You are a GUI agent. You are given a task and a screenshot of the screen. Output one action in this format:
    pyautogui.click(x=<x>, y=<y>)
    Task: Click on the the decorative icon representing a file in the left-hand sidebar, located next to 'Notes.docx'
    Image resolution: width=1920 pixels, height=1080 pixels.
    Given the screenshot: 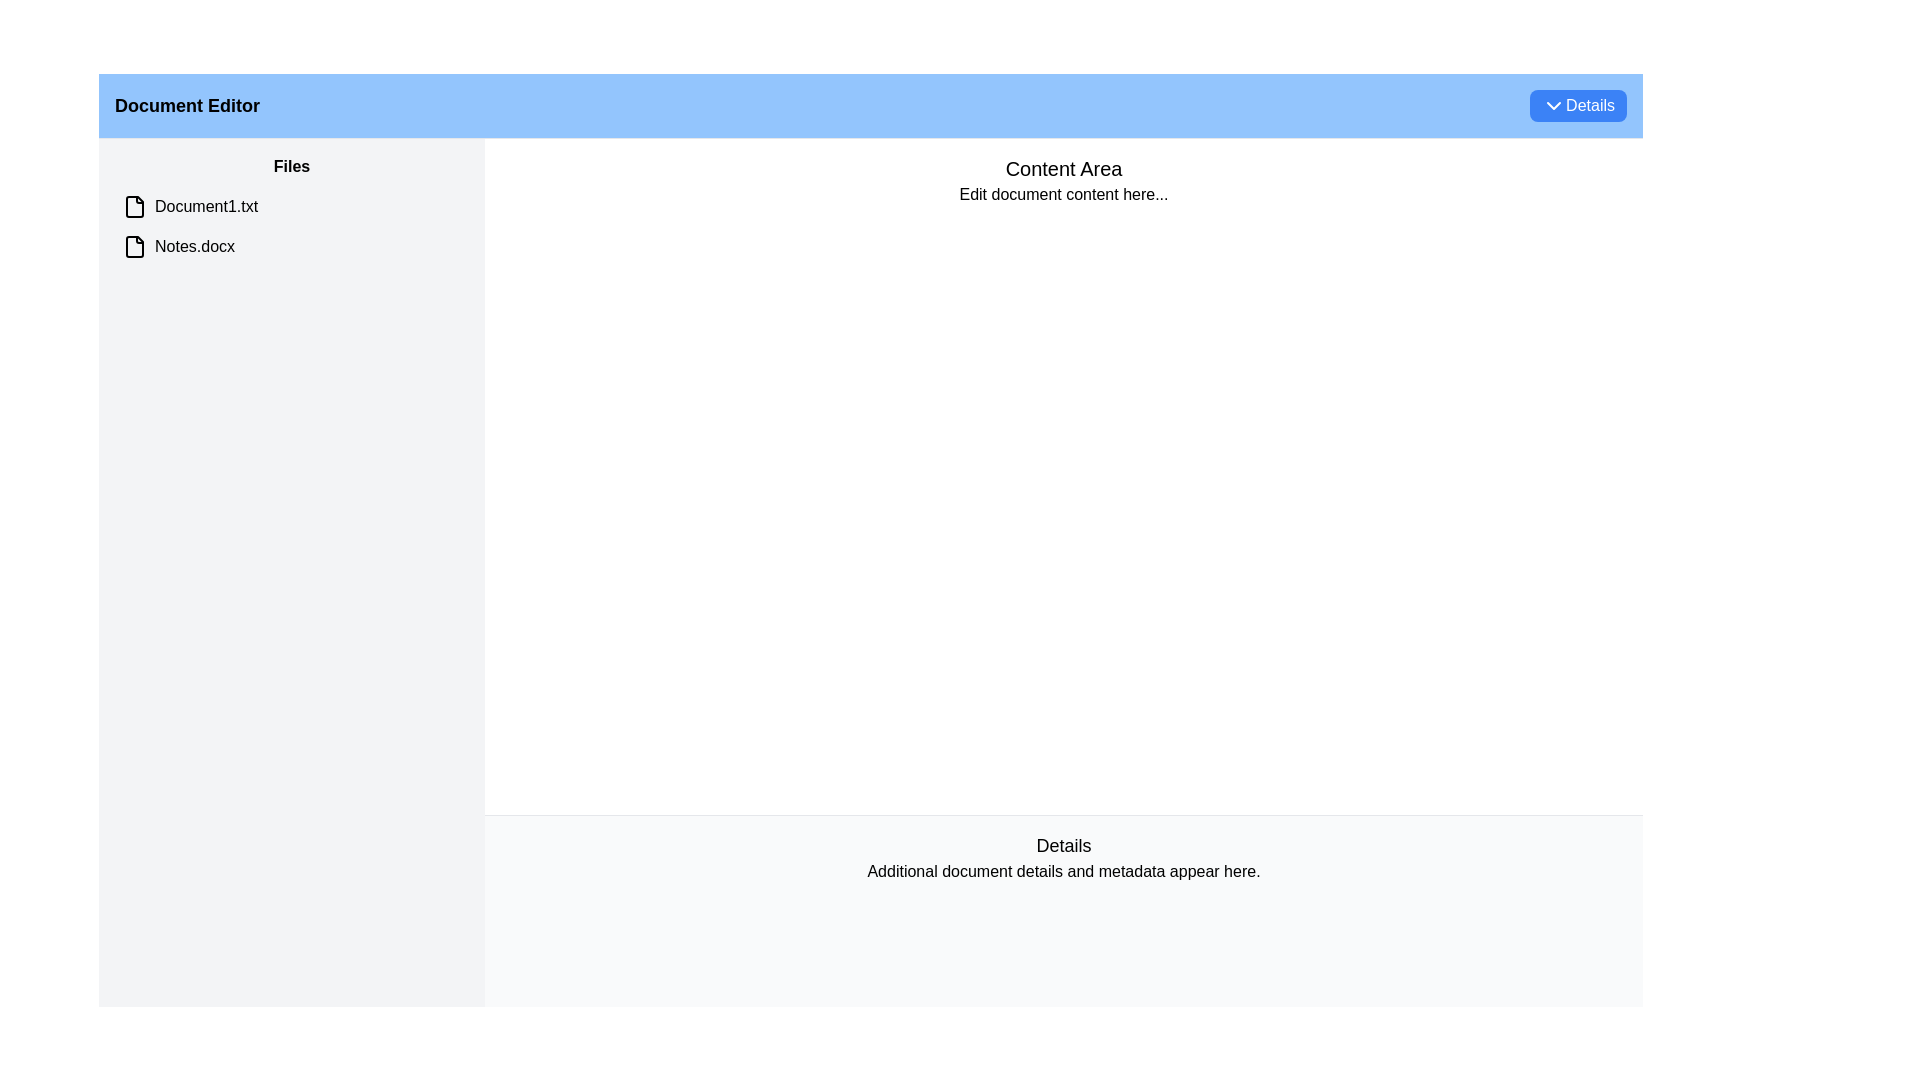 What is the action you would take?
    pyautogui.click(x=133, y=245)
    